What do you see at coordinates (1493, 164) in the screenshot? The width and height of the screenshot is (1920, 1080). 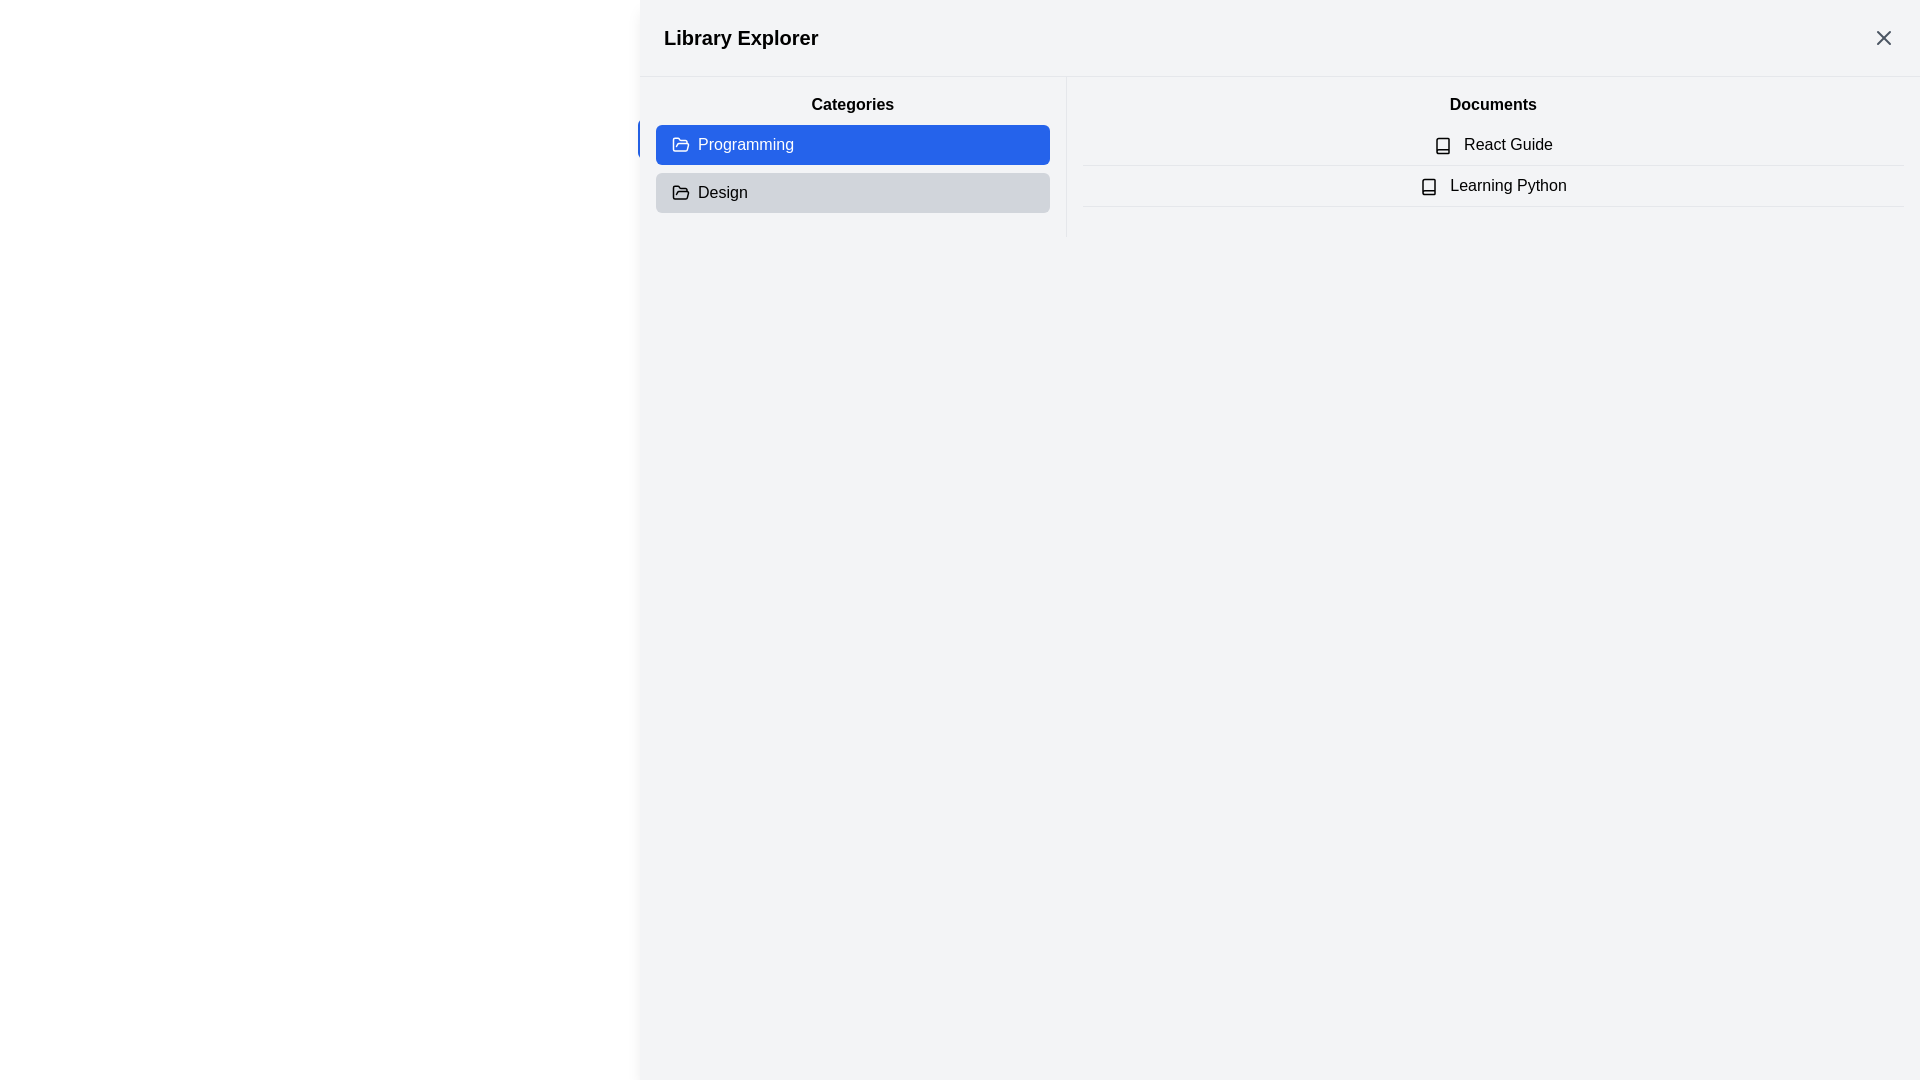 I see `the second item` at bounding box center [1493, 164].